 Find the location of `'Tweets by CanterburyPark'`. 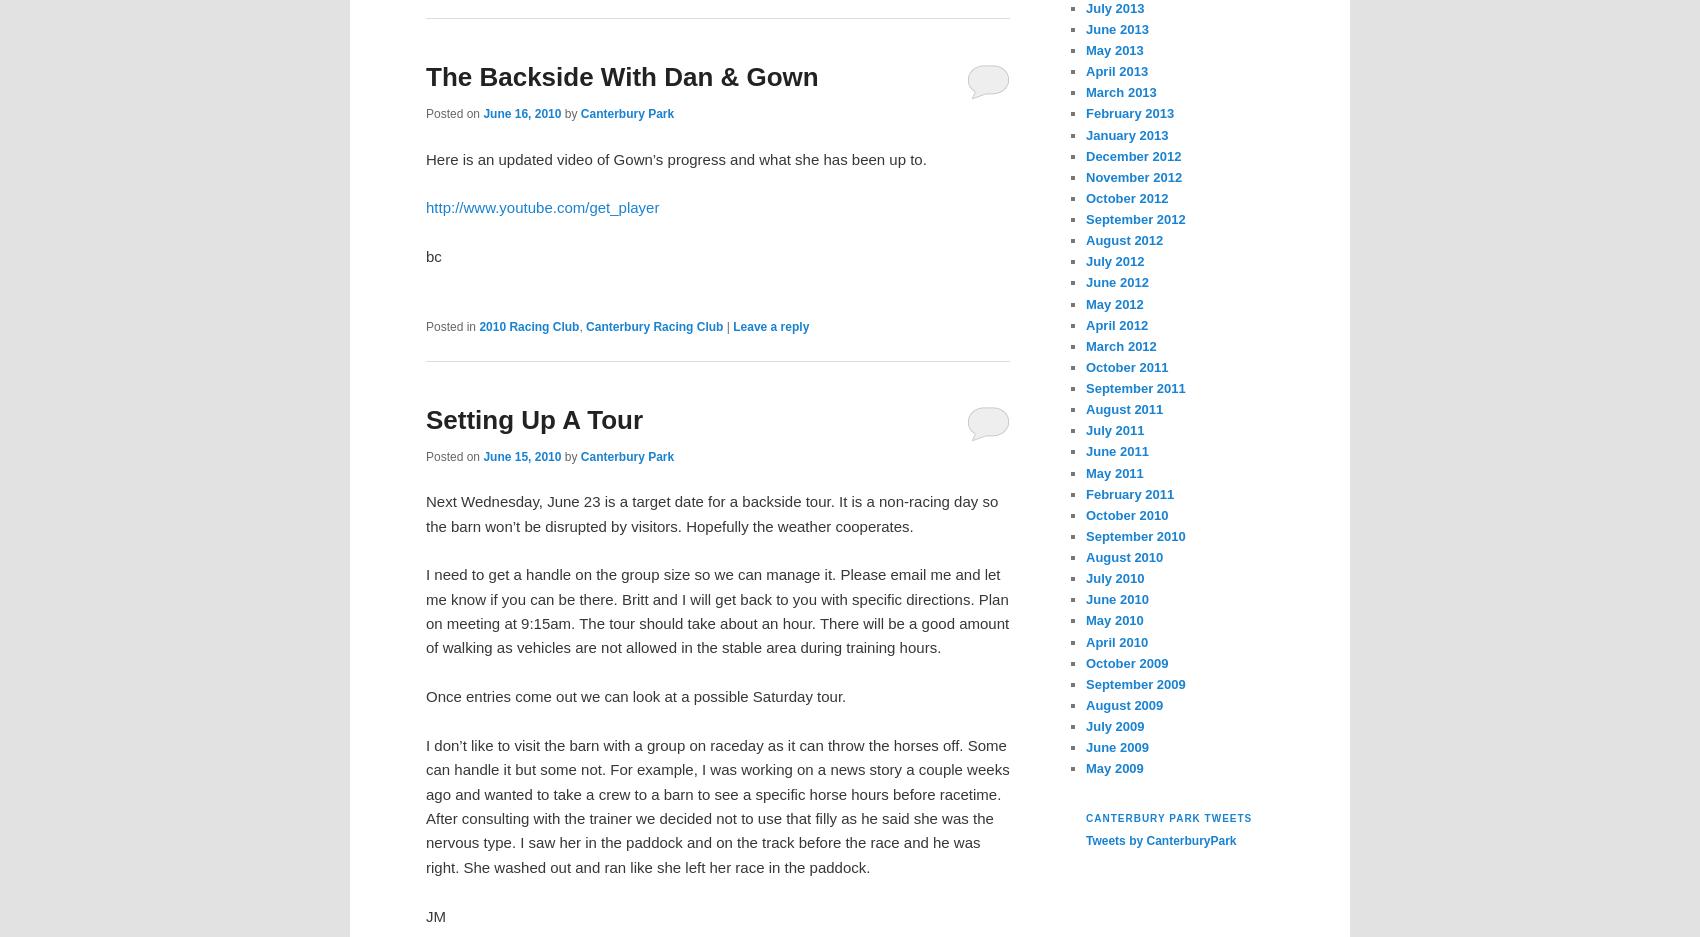

'Tweets by CanterburyPark' is located at coordinates (1085, 840).